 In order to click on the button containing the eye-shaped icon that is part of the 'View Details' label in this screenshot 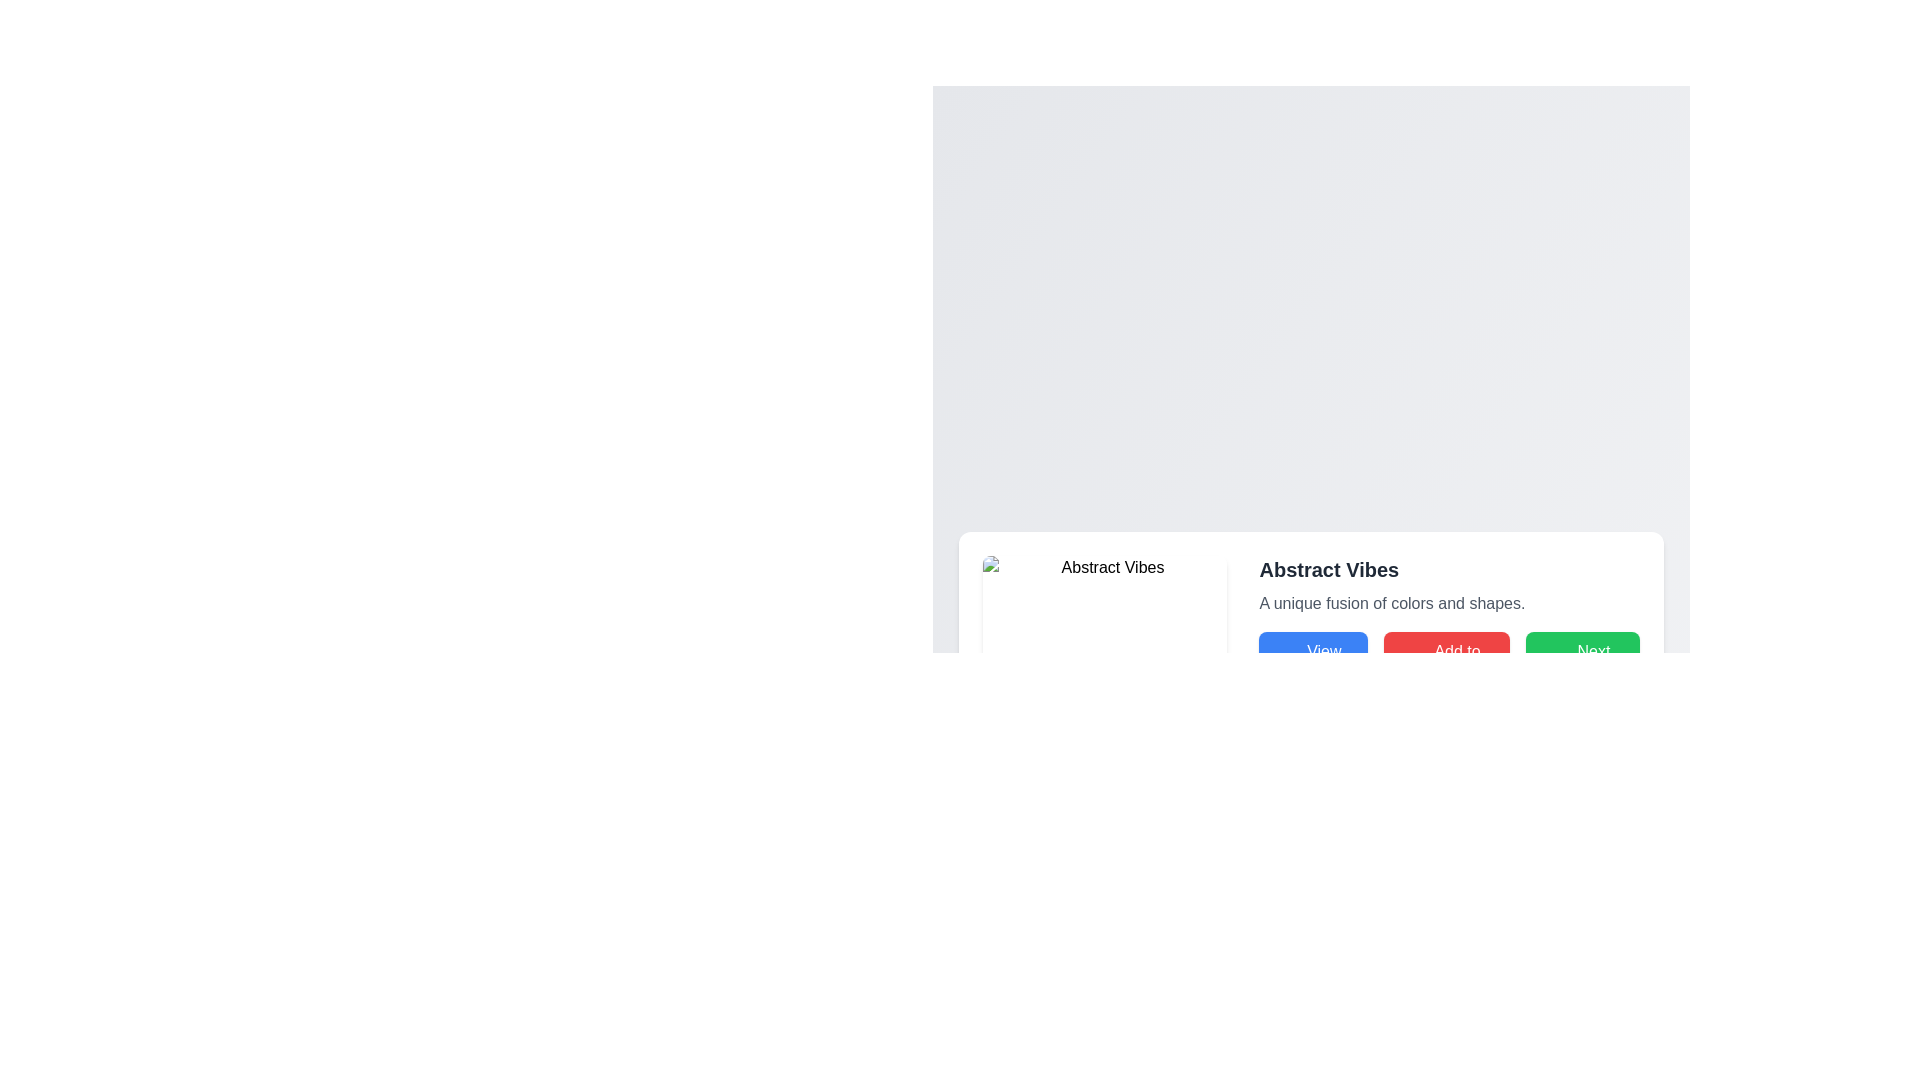, I will do `click(1281, 663)`.